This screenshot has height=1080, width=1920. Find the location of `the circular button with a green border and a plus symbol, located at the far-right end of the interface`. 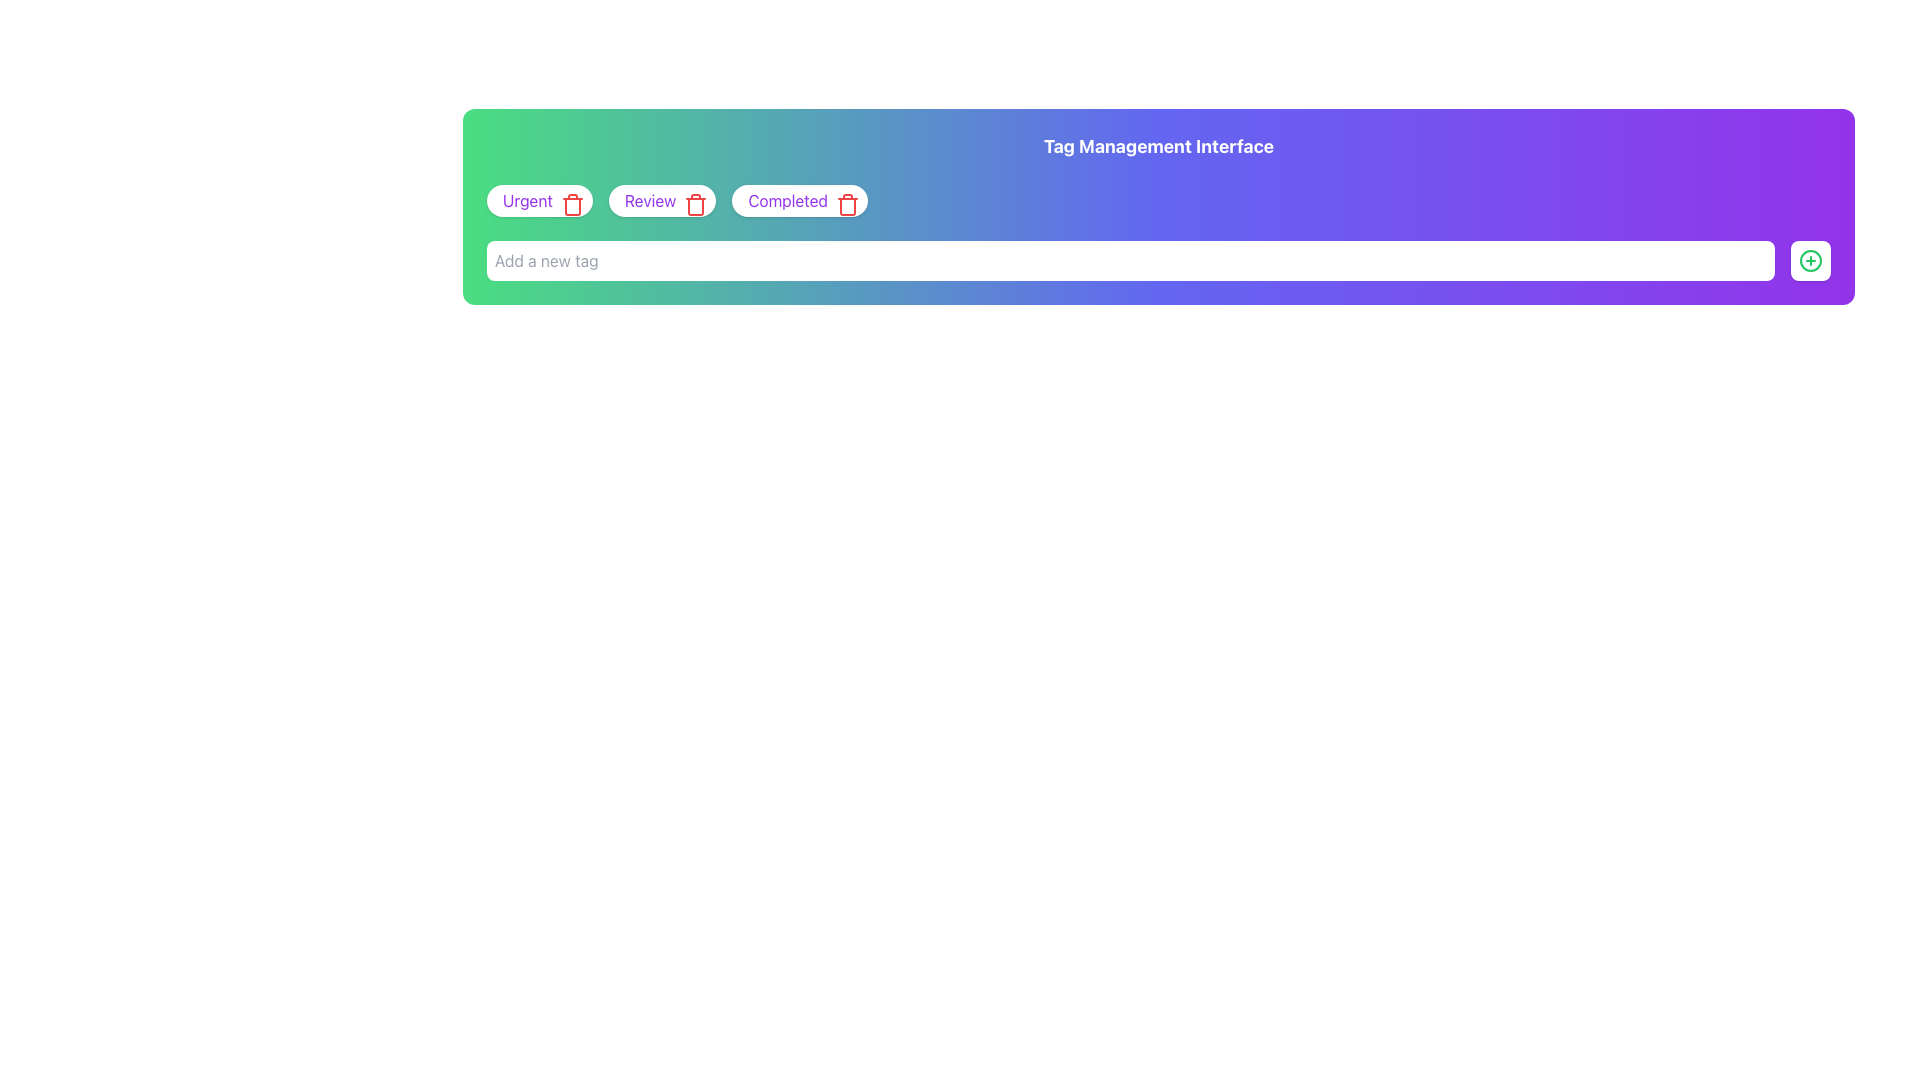

the circular button with a green border and a plus symbol, located at the far-right end of the interface is located at coordinates (1810, 260).